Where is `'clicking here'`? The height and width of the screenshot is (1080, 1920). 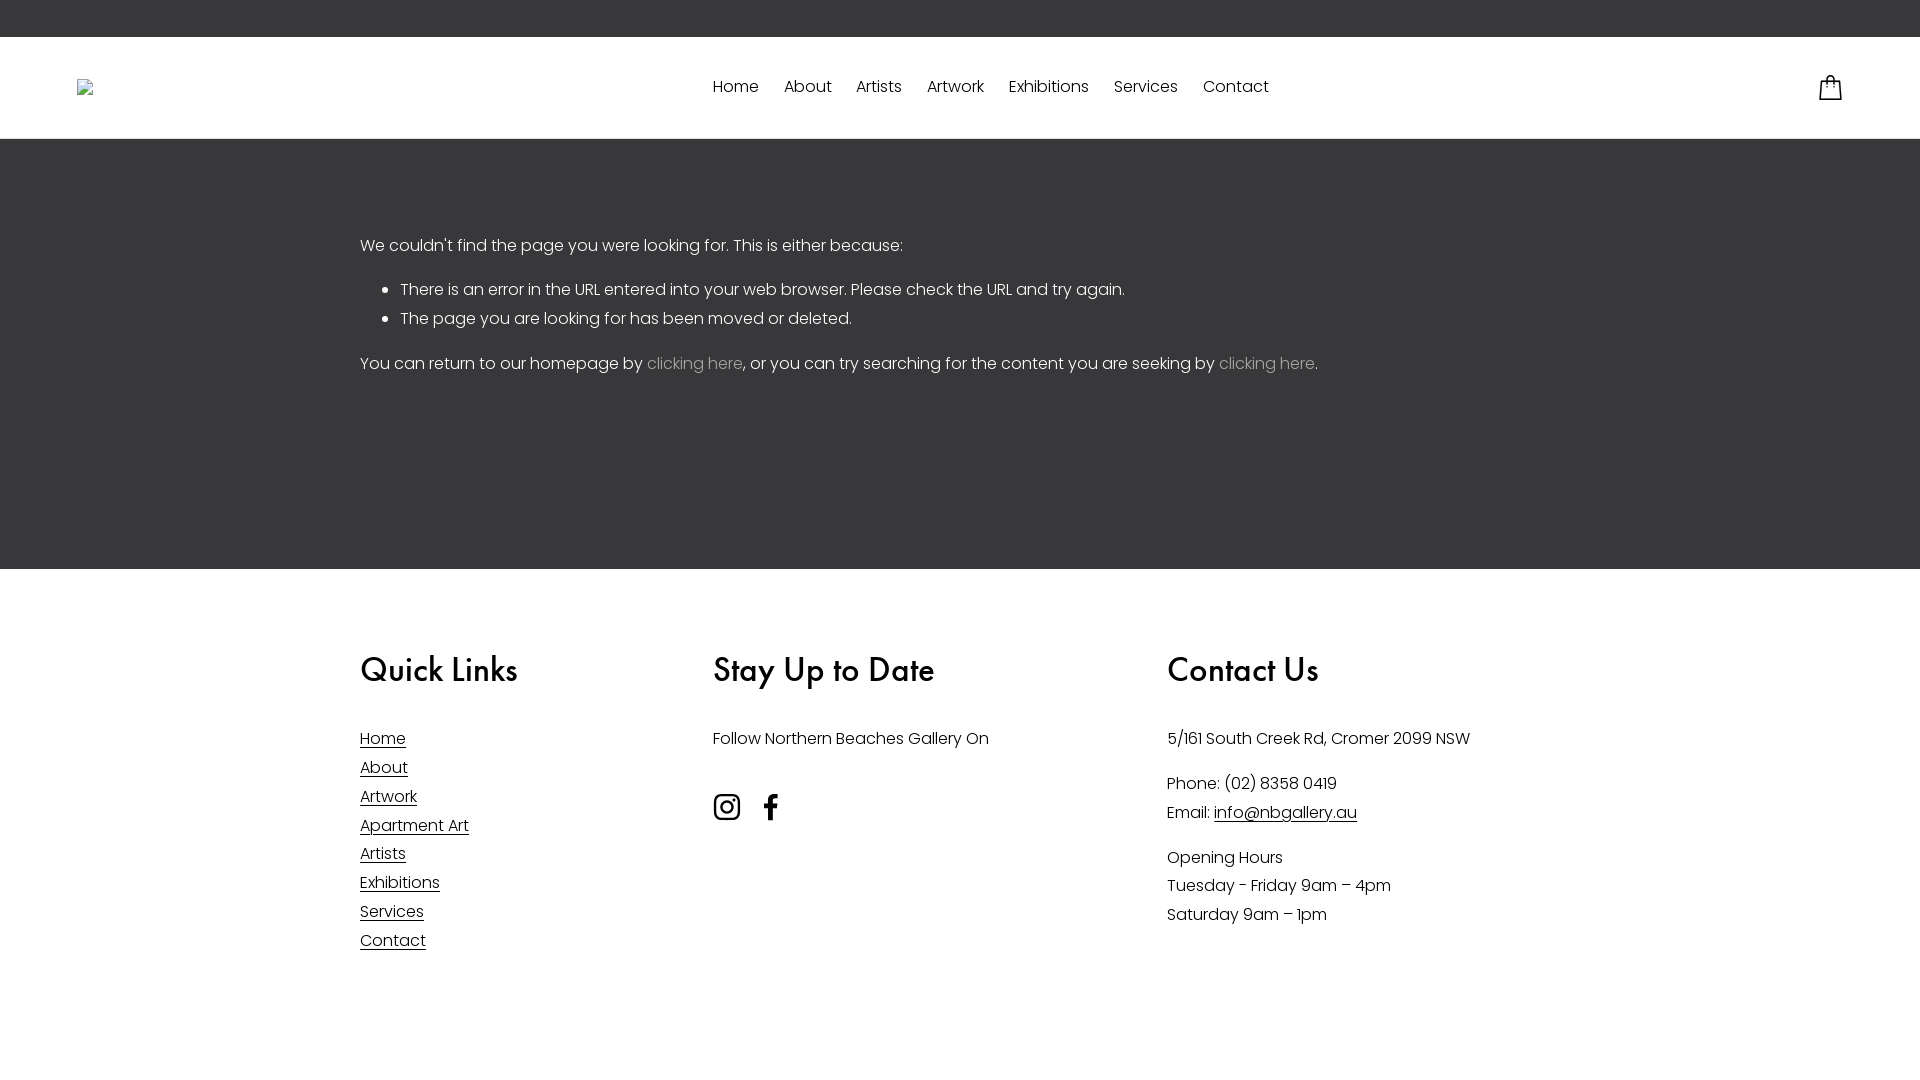
'clicking here' is located at coordinates (695, 363).